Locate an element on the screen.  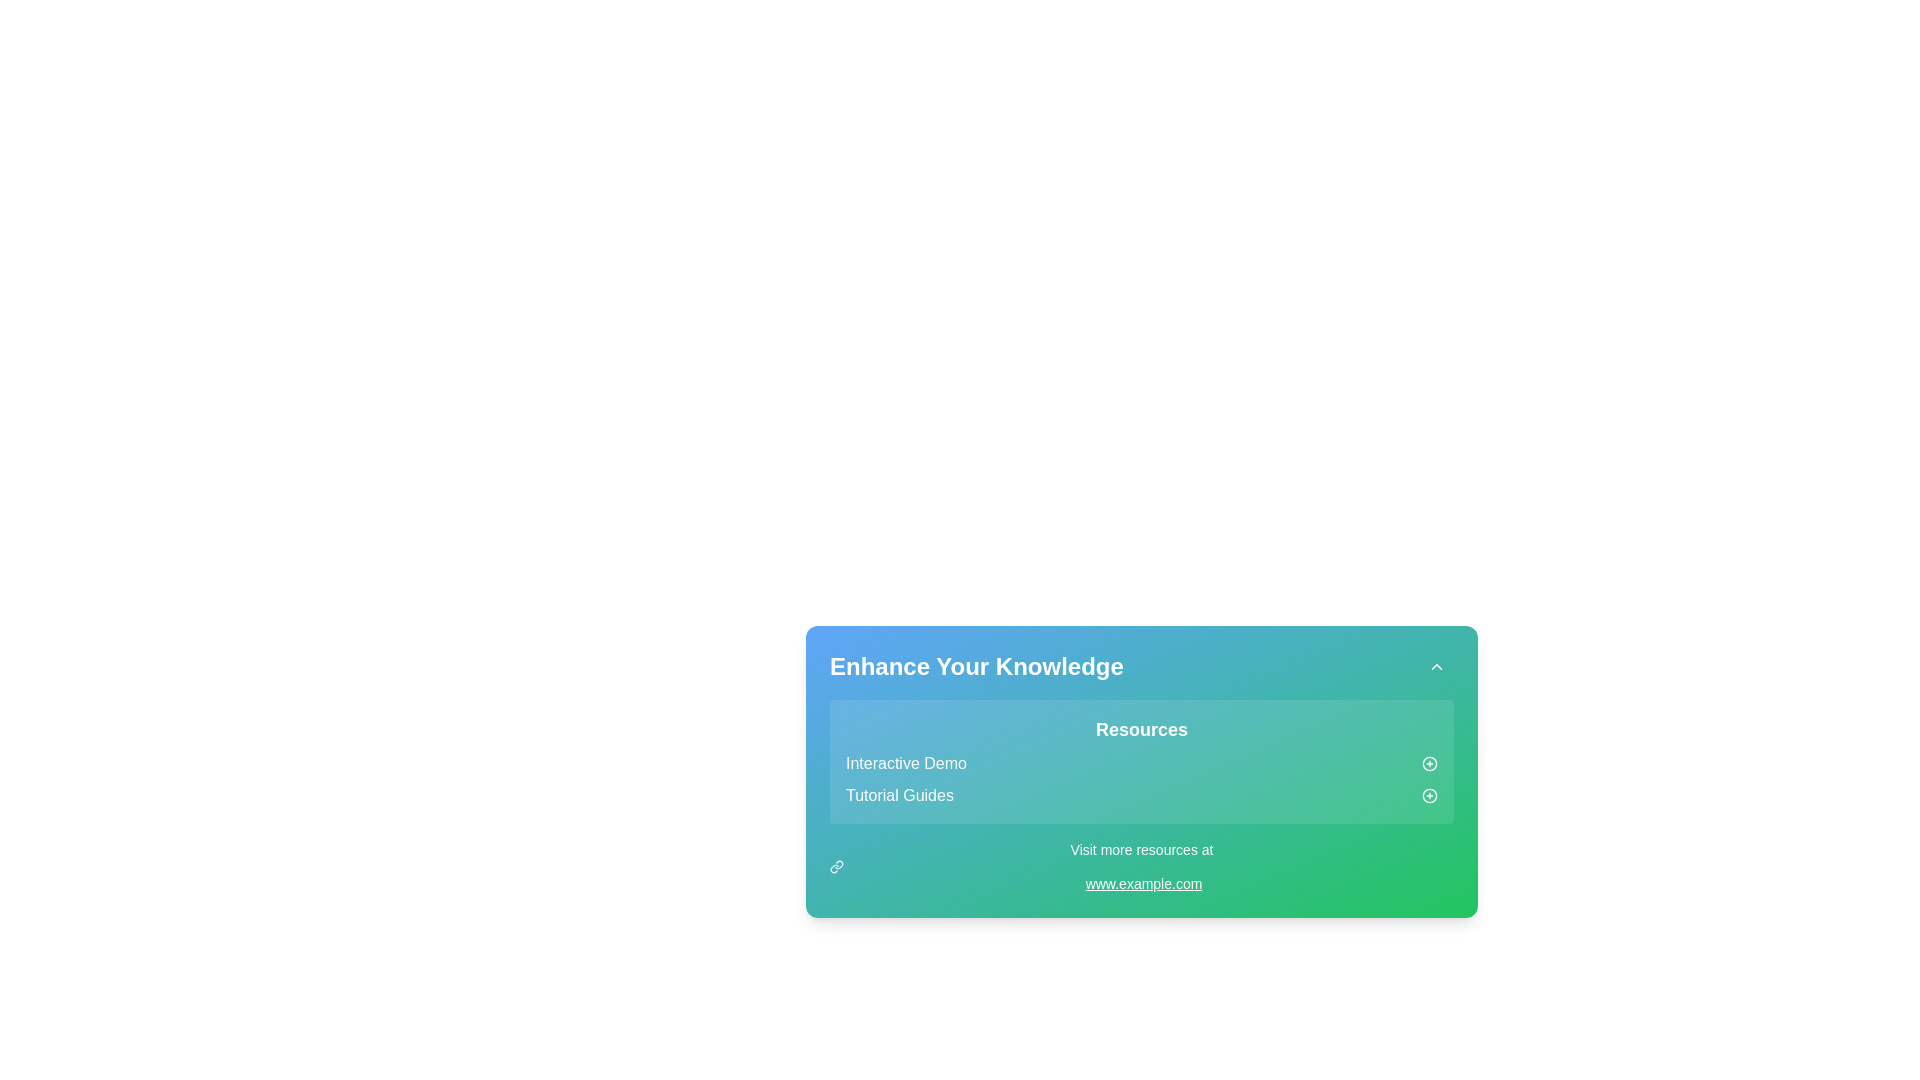
the button located to the right of the 'Interactive Demo' text is located at coordinates (1429, 763).